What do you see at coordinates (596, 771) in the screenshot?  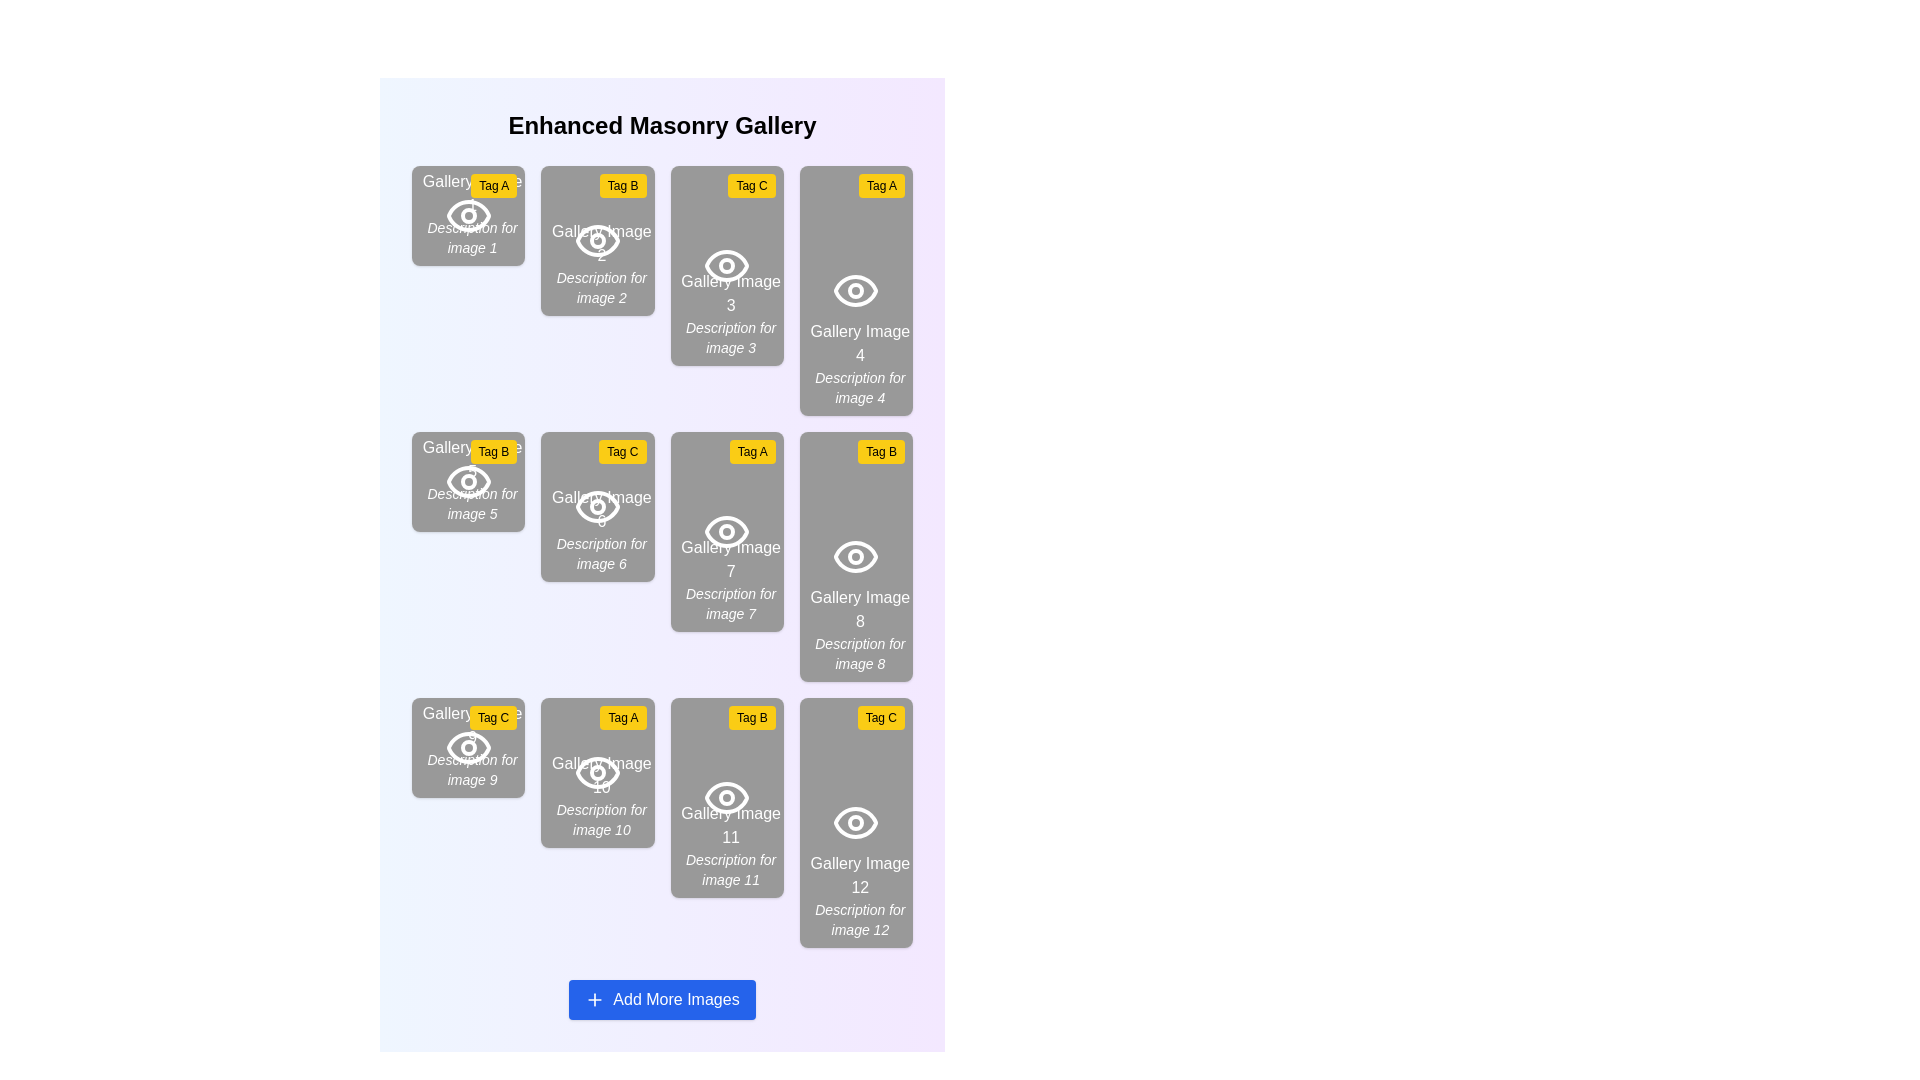 I see `the icon located in the center of the 'Gallery Image 10' card` at bounding box center [596, 771].